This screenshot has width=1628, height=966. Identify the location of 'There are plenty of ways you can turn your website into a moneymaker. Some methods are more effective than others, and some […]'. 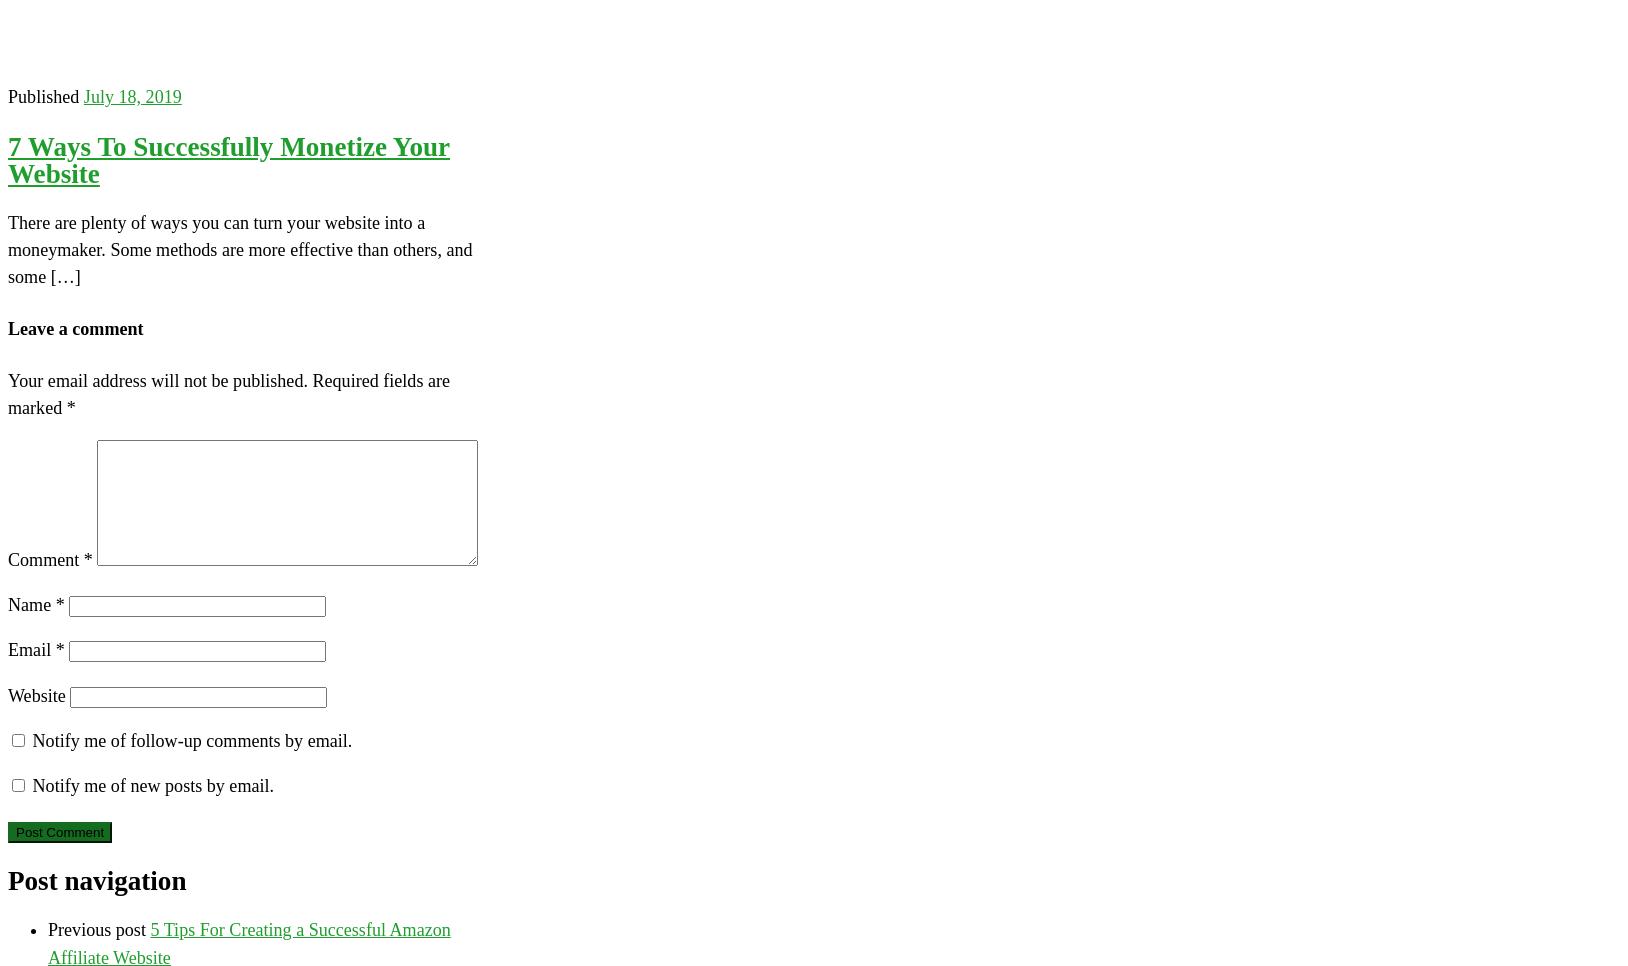
(6, 250).